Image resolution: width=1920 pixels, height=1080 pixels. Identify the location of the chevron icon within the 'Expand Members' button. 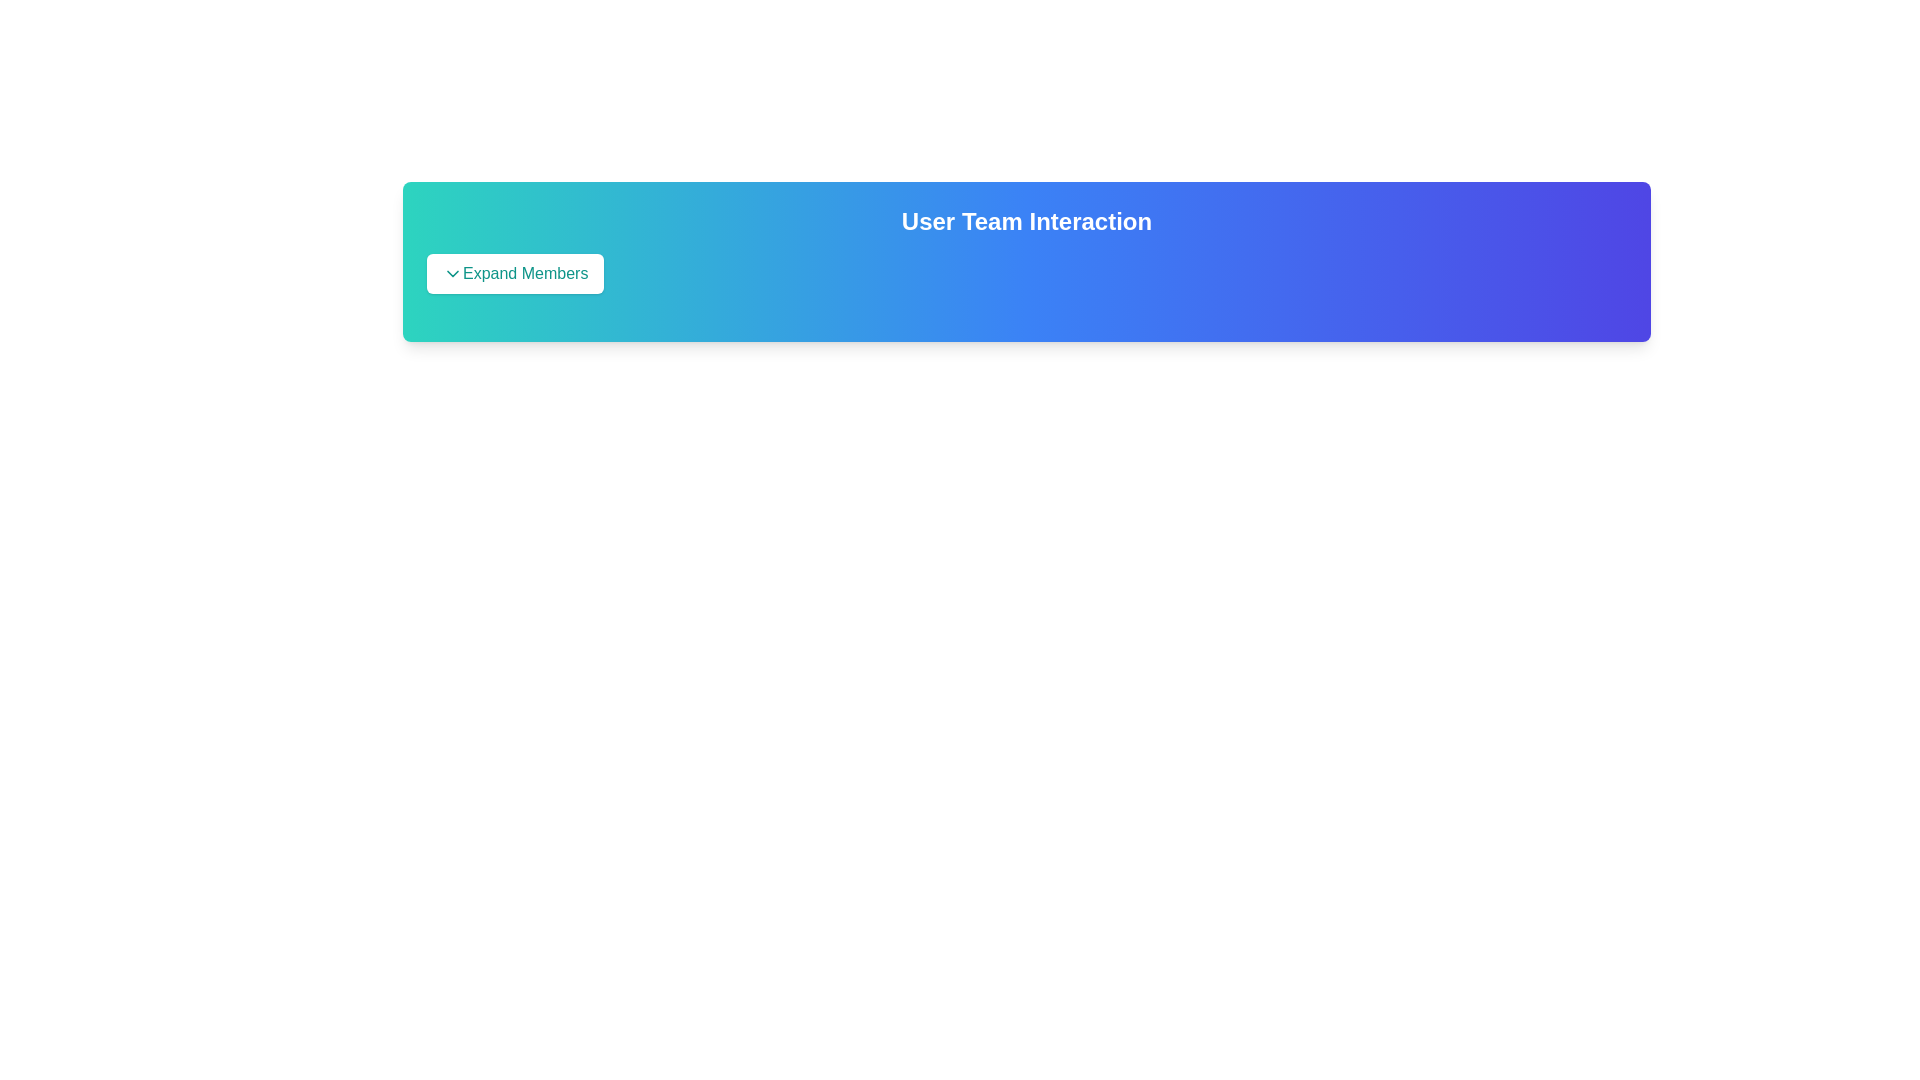
(451, 273).